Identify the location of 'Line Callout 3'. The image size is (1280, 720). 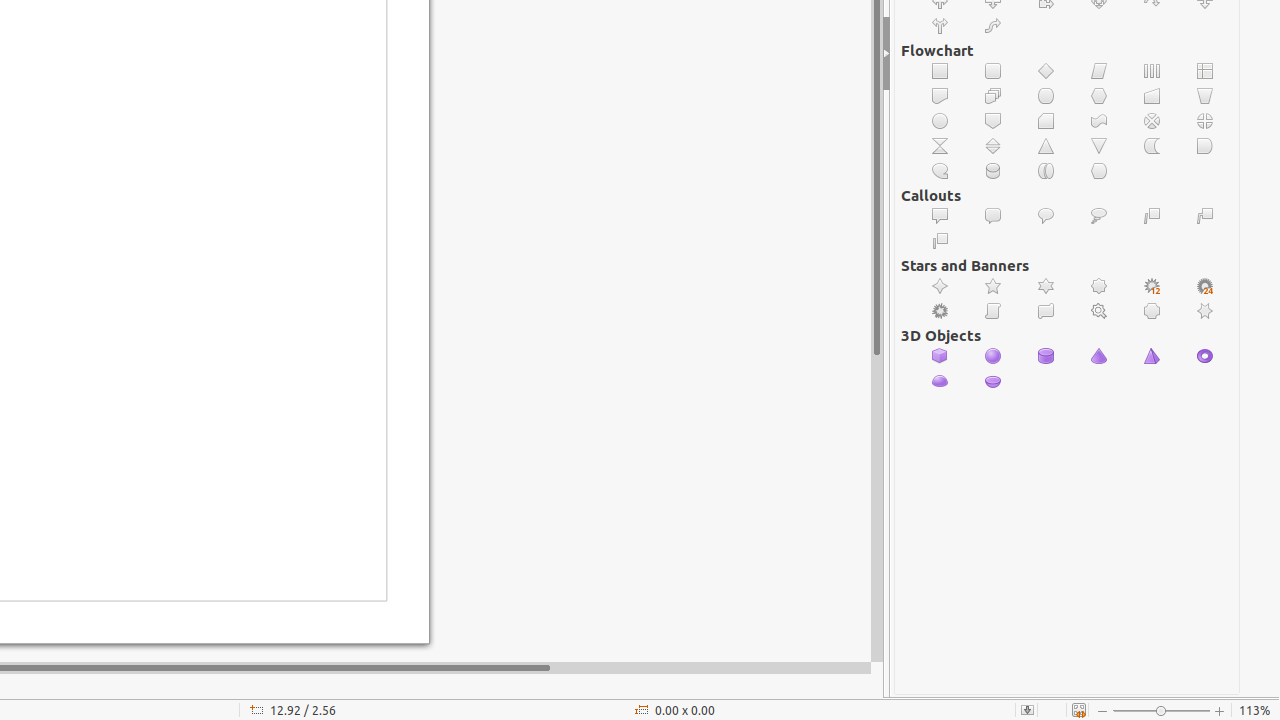
(939, 240).